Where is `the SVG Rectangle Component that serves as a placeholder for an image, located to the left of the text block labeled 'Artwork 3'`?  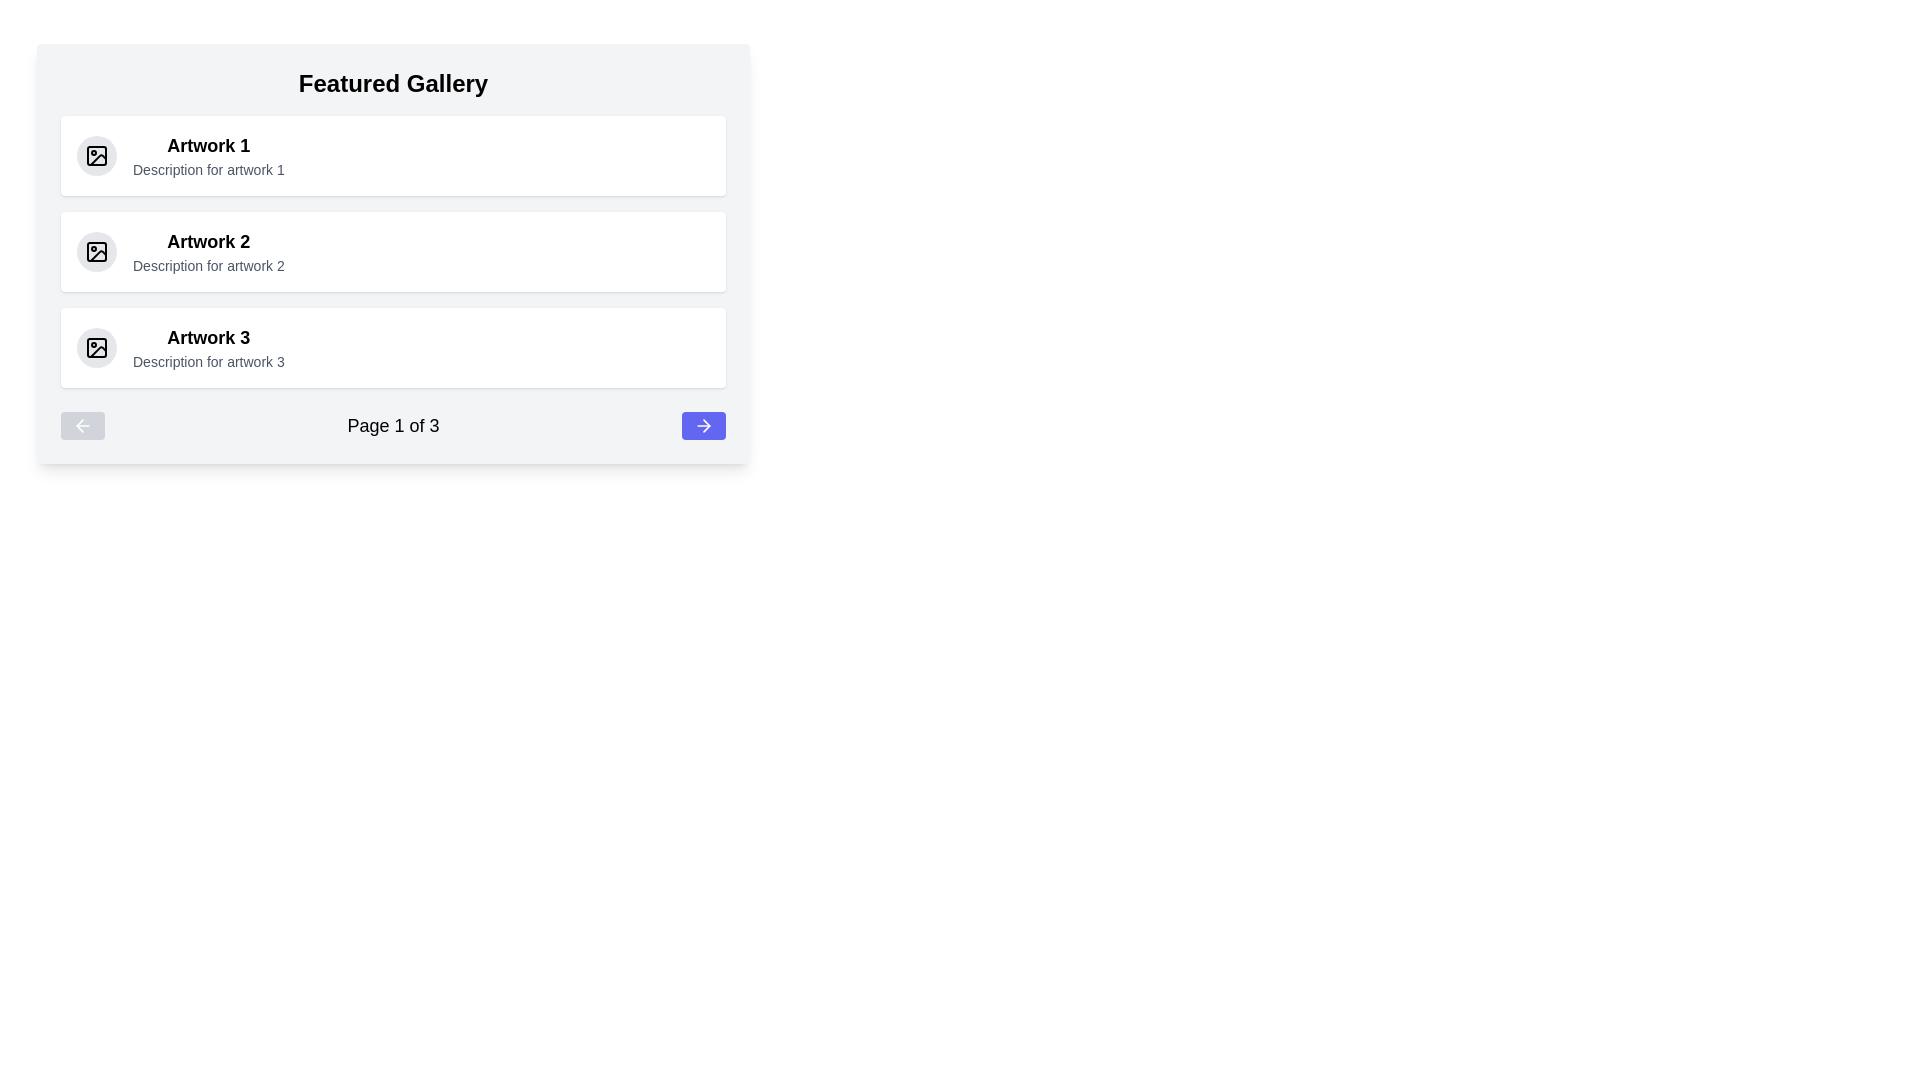 the SVG Rectangle Component that serves as a placeholder for an image, located to the left of the text block labeled 'Artwork 3' is located at coordinates (95, 346).